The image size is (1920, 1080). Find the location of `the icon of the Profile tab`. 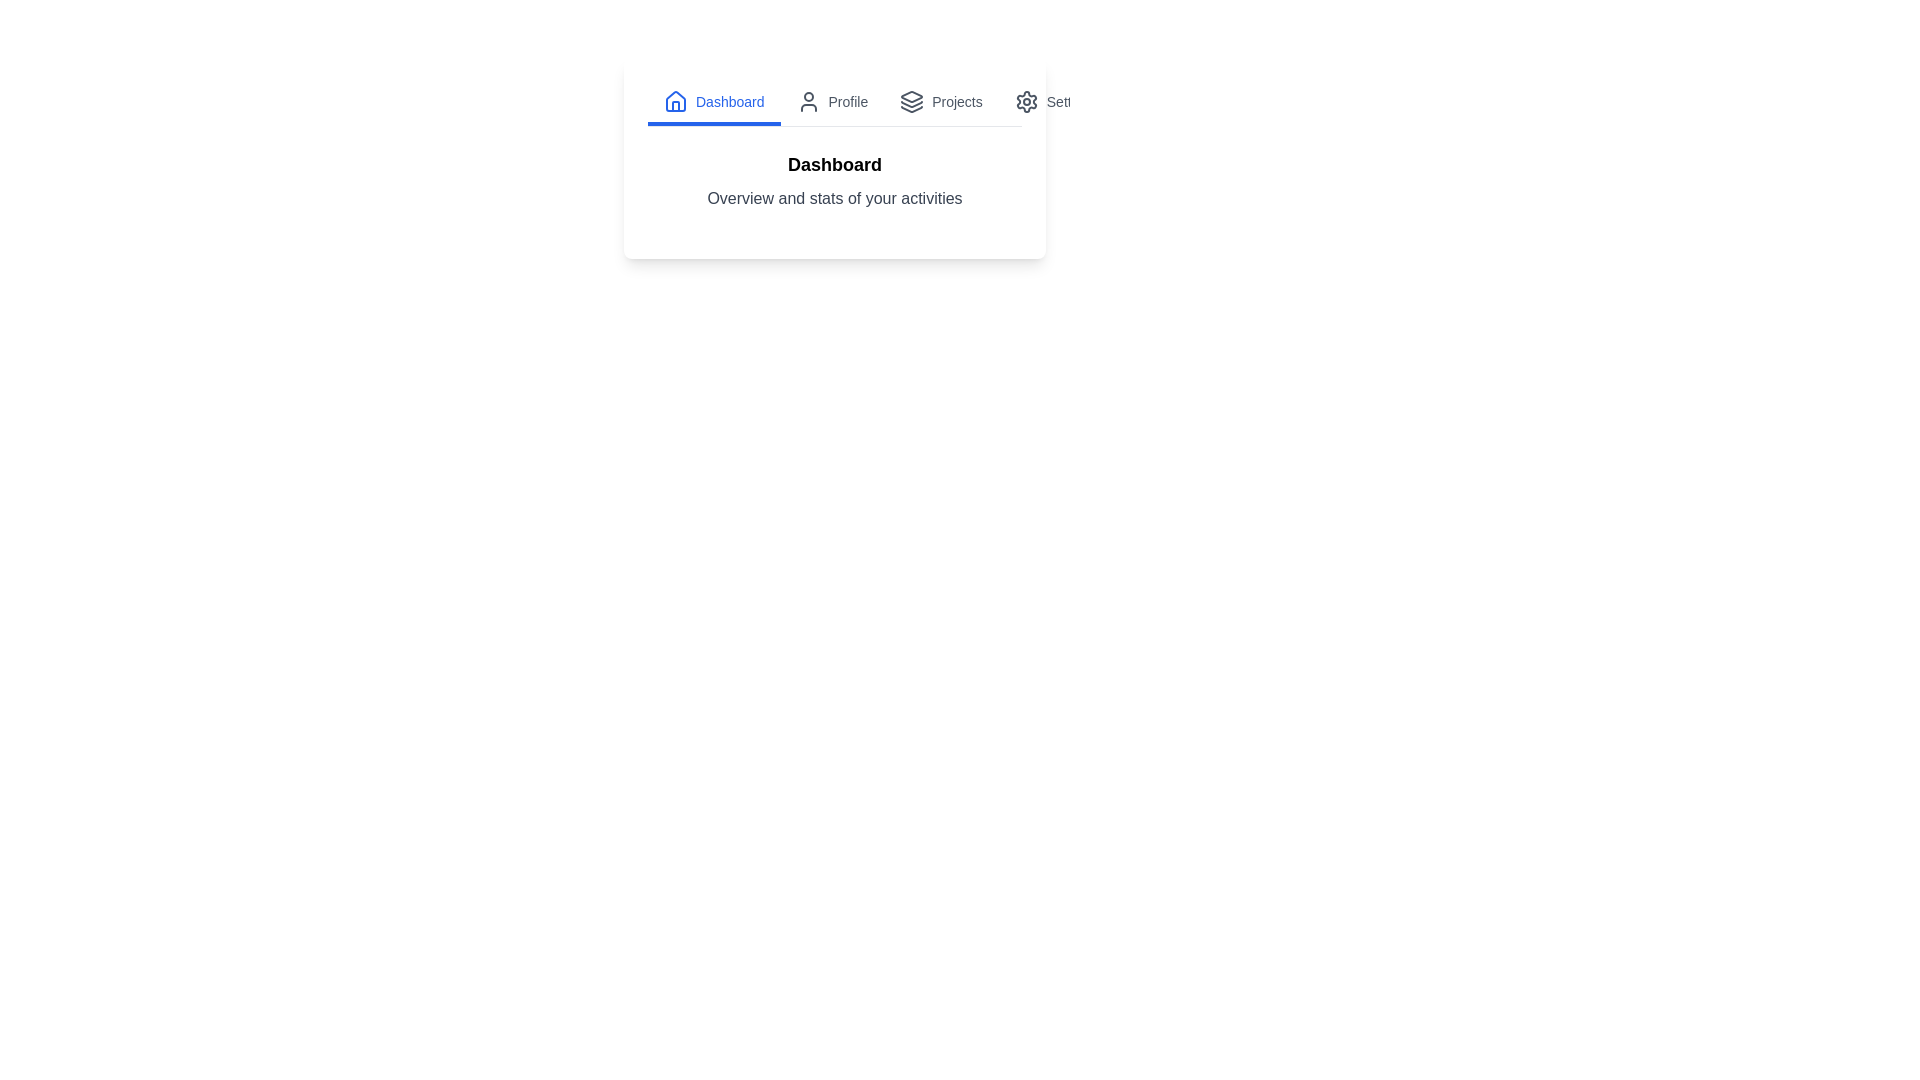

the icon of the Profile tab is located at coordinates (808, 101).